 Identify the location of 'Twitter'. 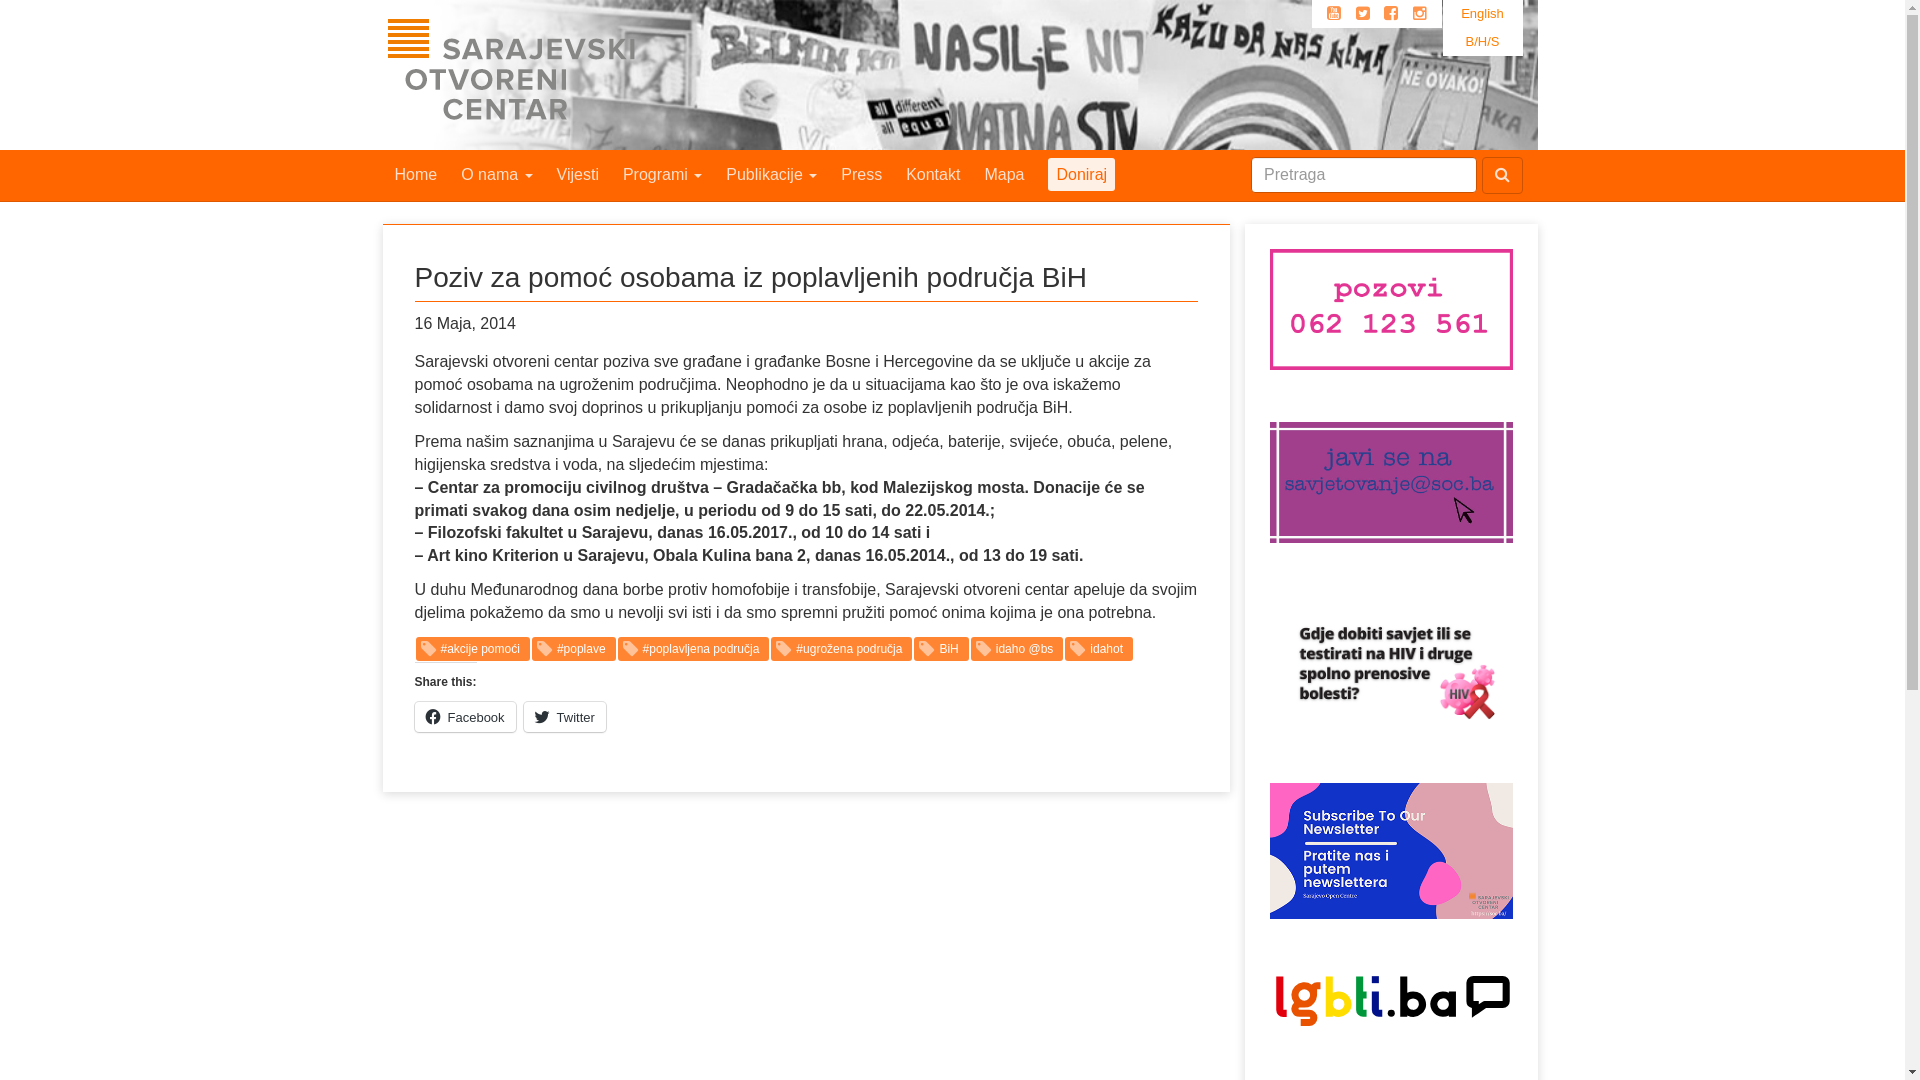
(564, 716).